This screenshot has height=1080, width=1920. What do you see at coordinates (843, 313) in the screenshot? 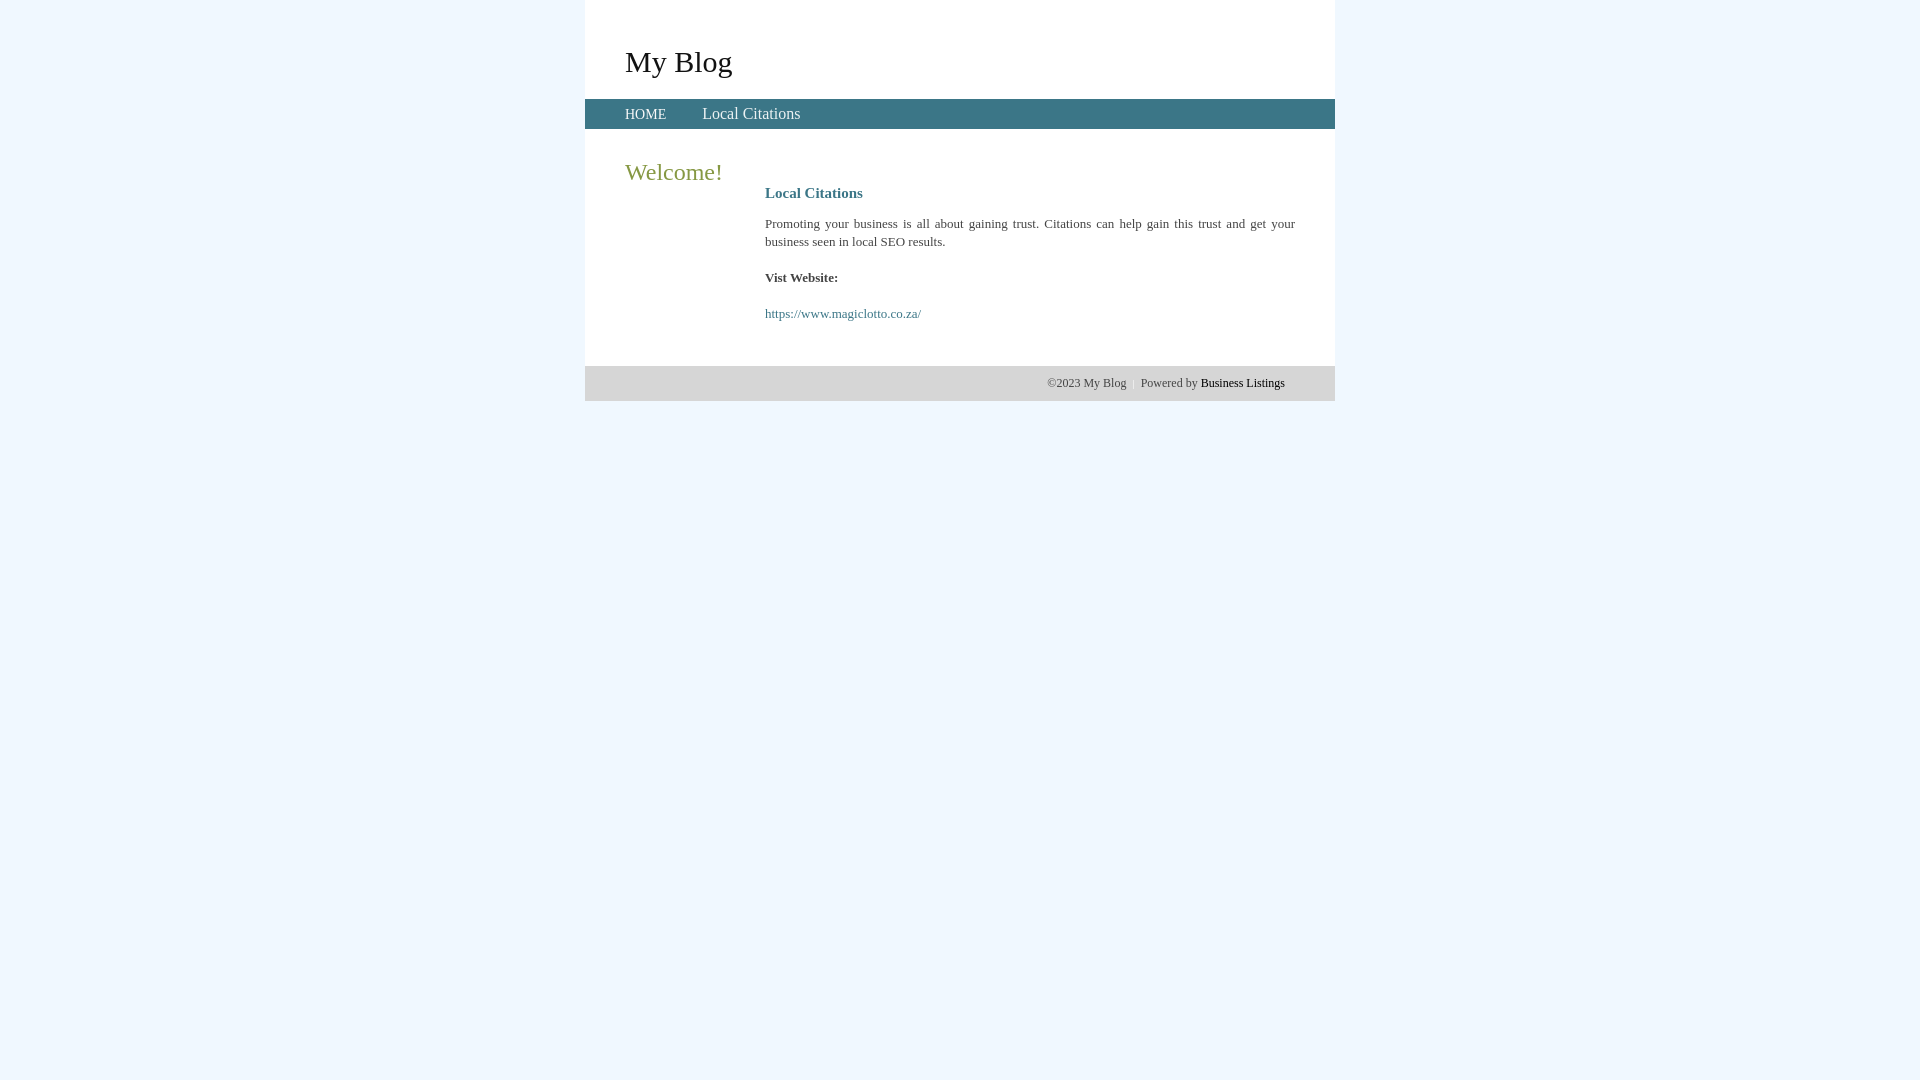
I see `'https://www.magiclotto.co.za/'` at bounding box center [843, 313].